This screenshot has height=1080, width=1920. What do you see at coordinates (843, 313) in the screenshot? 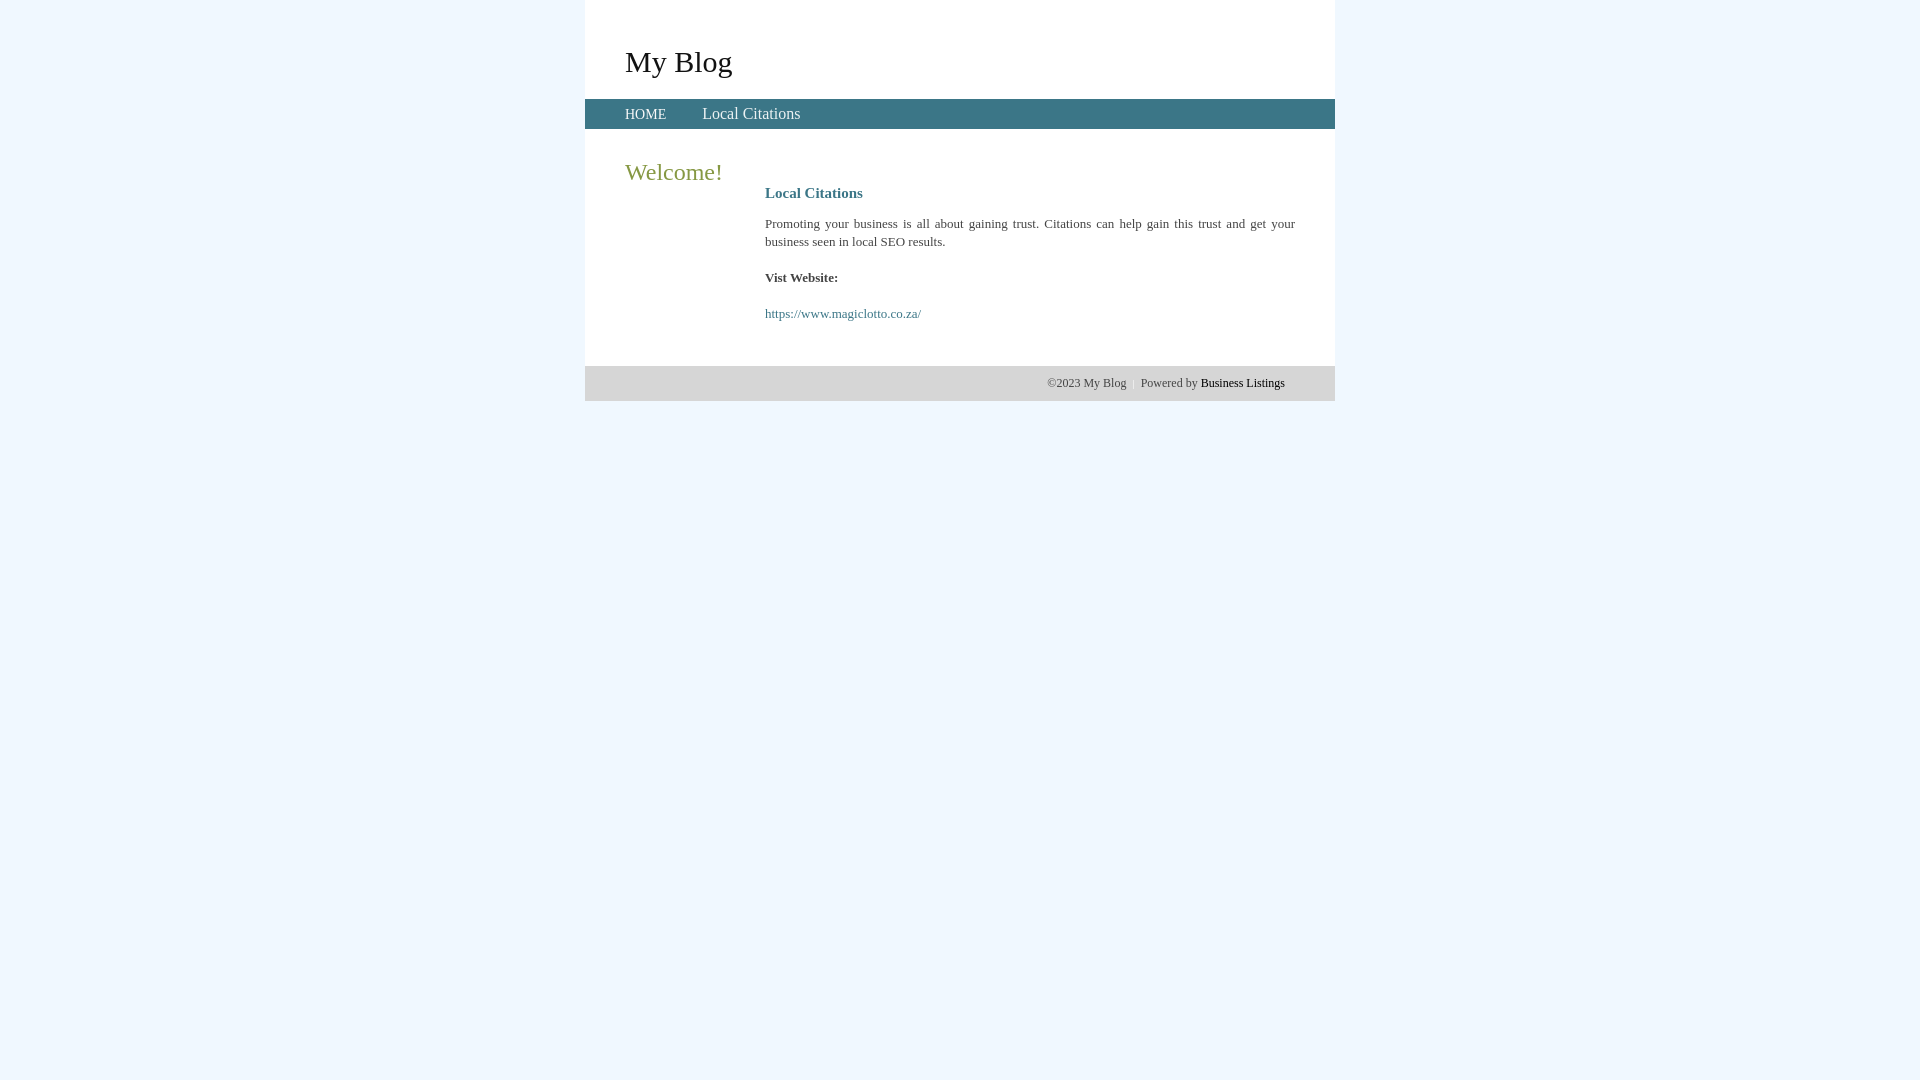
I see `'https://www.magiclotto.co.za/'` at bounding box center [843, 313].